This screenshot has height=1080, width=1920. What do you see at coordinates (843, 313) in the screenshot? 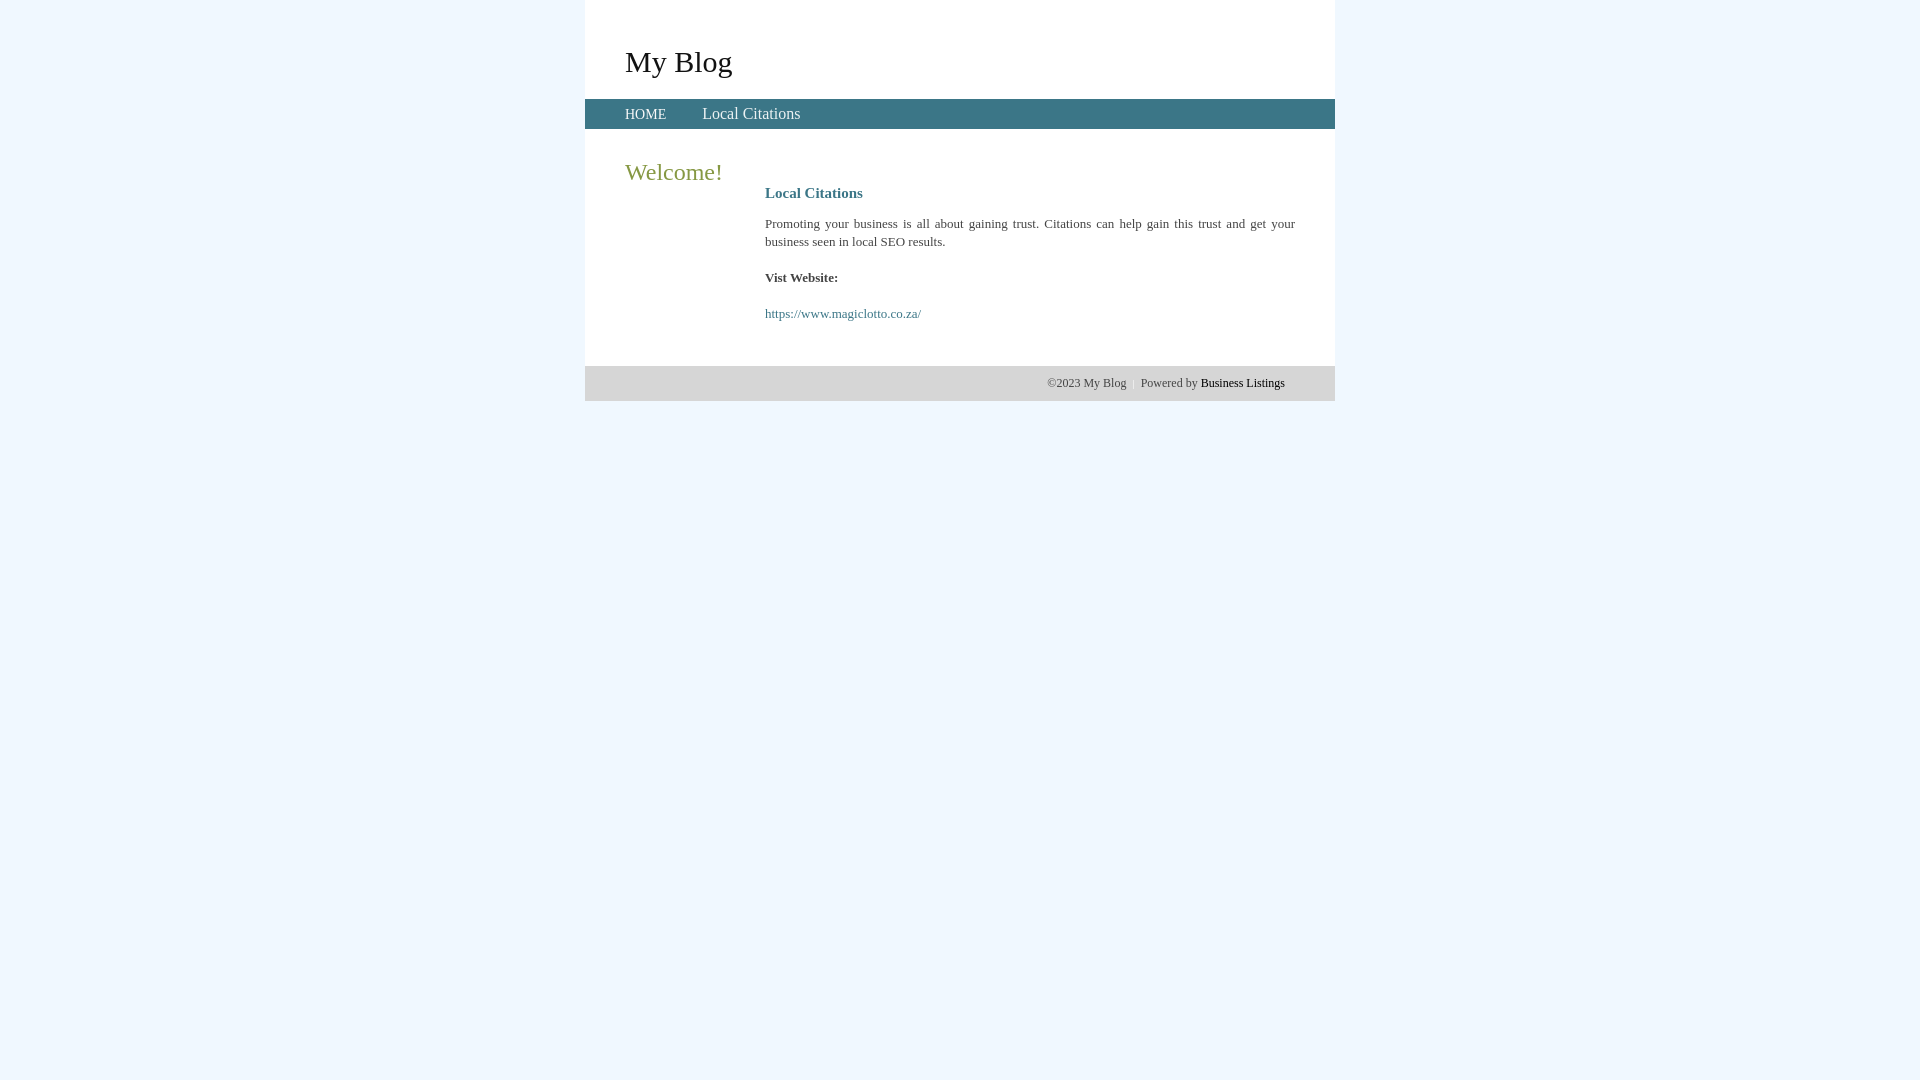
I see `'https://www.magiclotto.co.za/'` at bounding box center [843, 313].